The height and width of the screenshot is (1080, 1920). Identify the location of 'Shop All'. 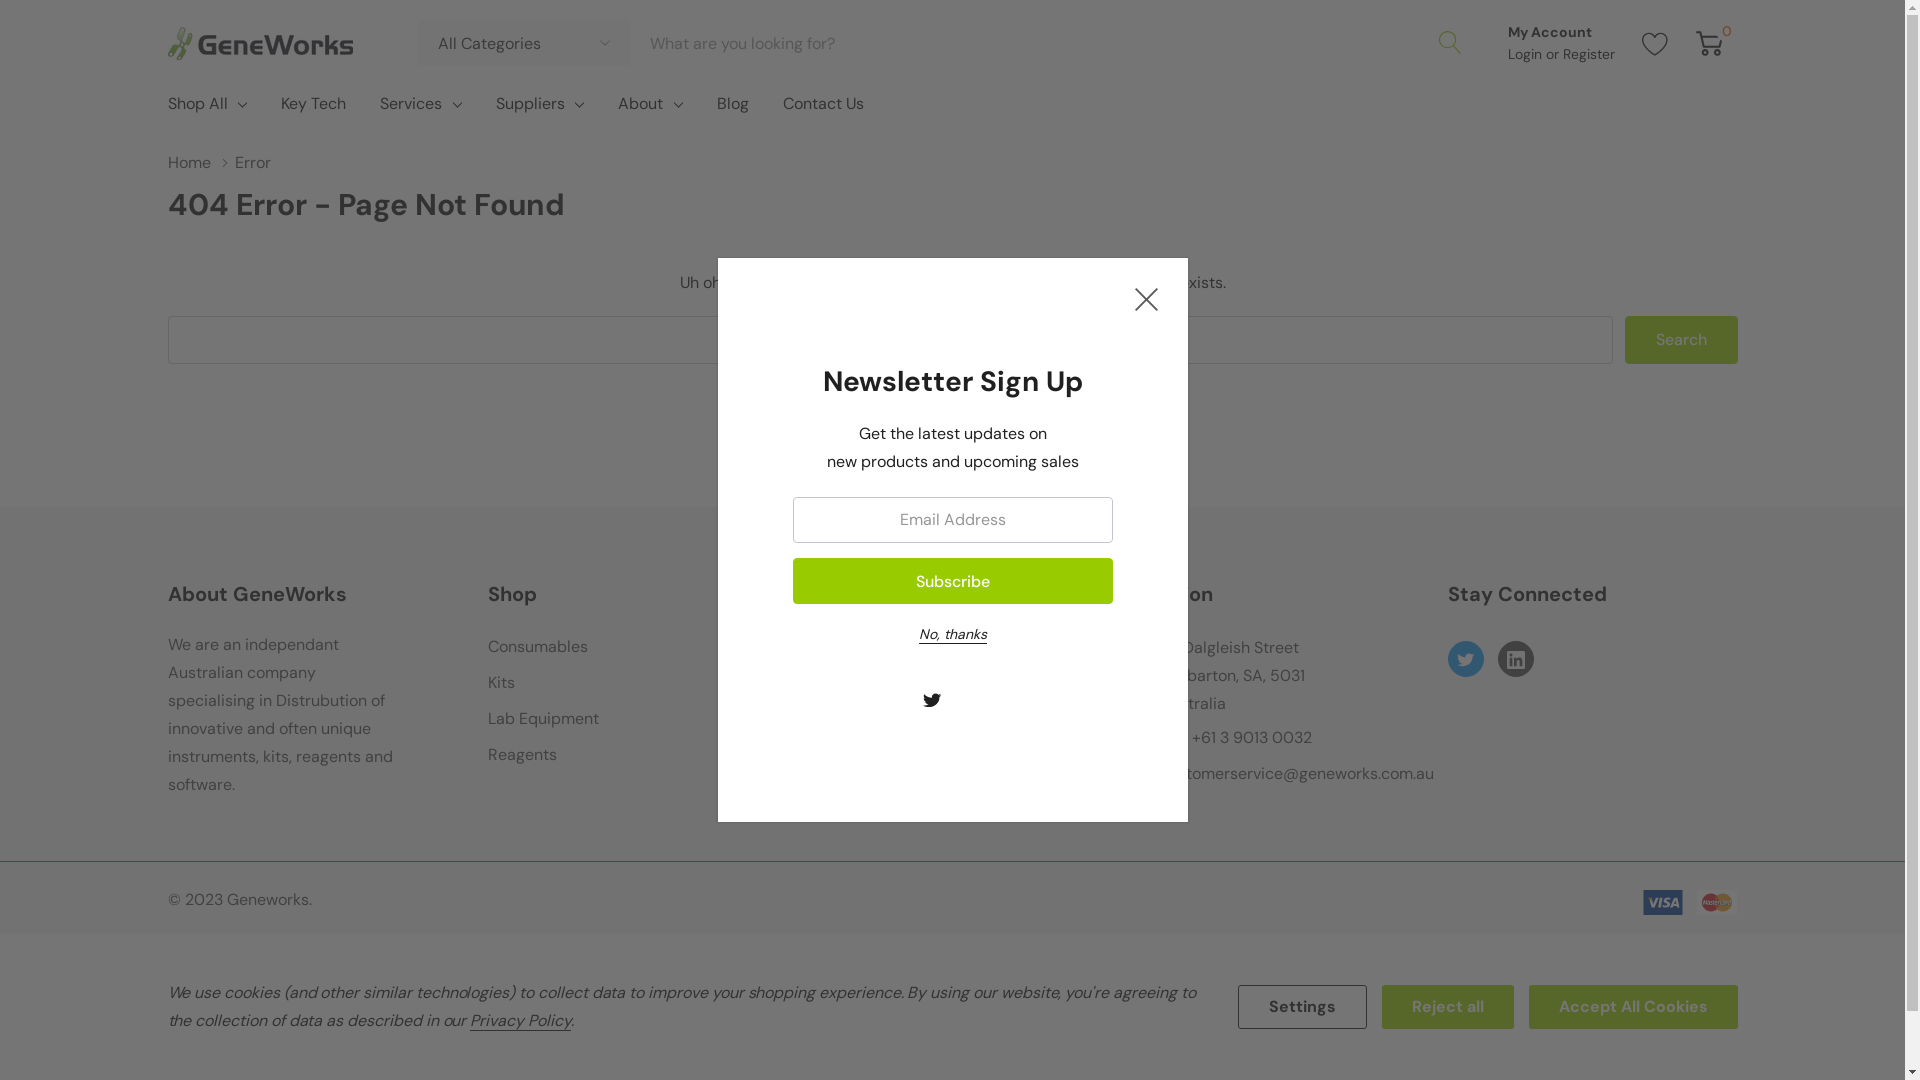
(197, 104).